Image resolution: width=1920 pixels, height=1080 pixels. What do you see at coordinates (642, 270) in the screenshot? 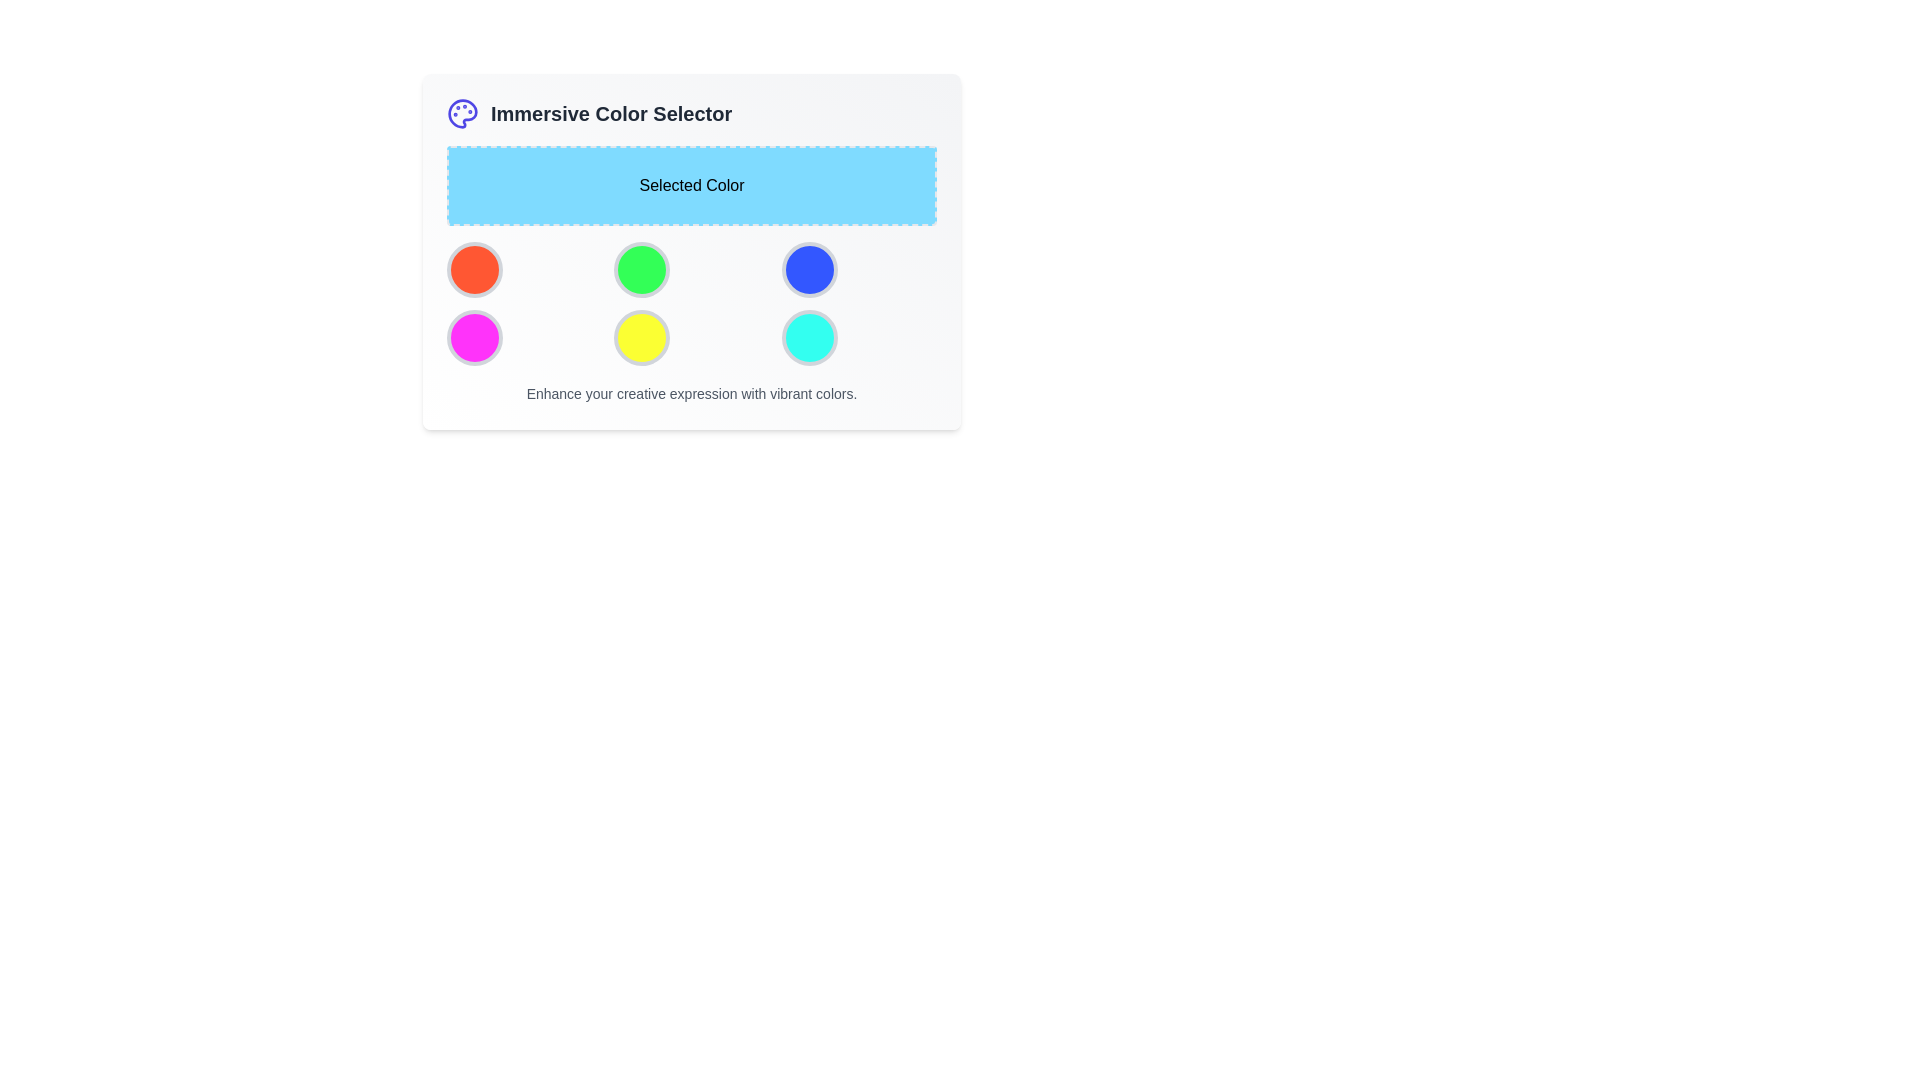
I see `the circular button with a green fill and gray border, which is the second item in the first row of a grid layout containing six buttons` at bounding box center [642, 270].